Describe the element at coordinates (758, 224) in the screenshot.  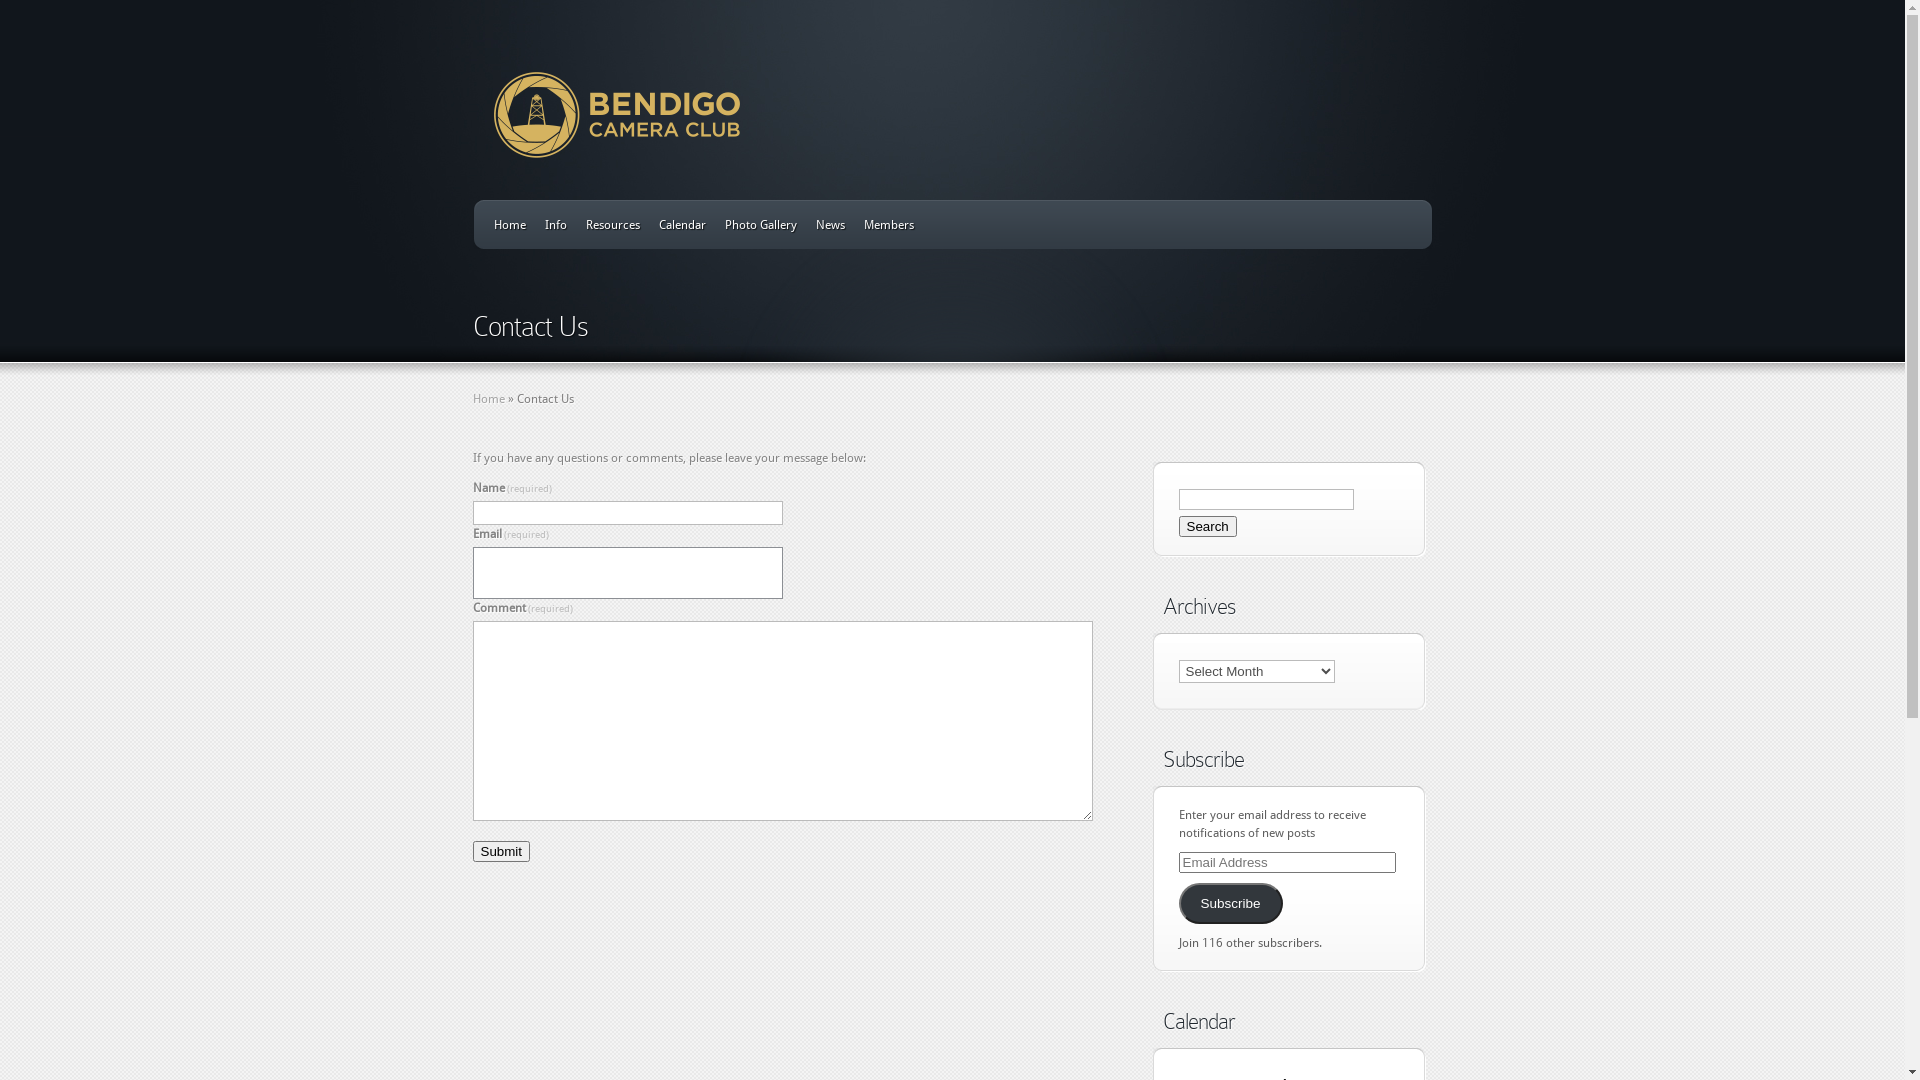
I see `'Photo Gallery'` at that location.